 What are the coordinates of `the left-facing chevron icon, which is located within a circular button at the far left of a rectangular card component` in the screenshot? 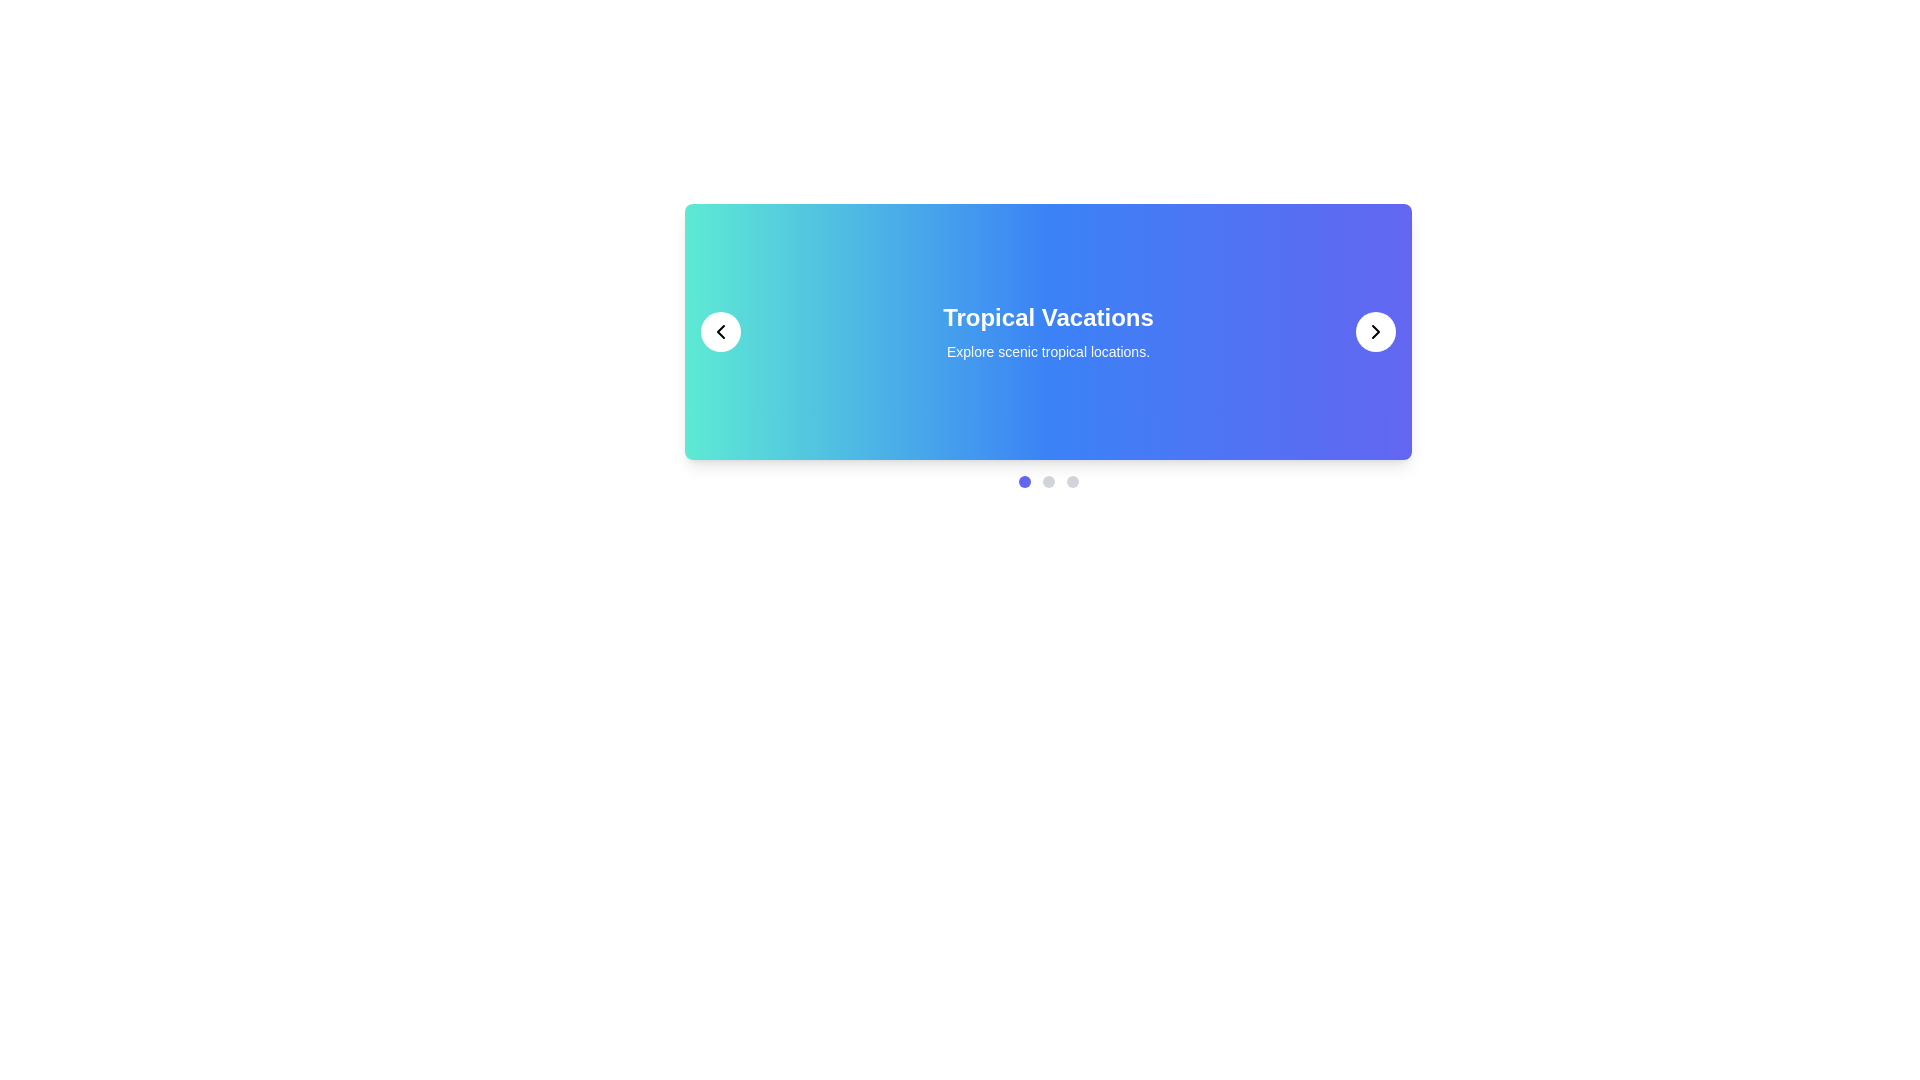 It's located at (720, 330).